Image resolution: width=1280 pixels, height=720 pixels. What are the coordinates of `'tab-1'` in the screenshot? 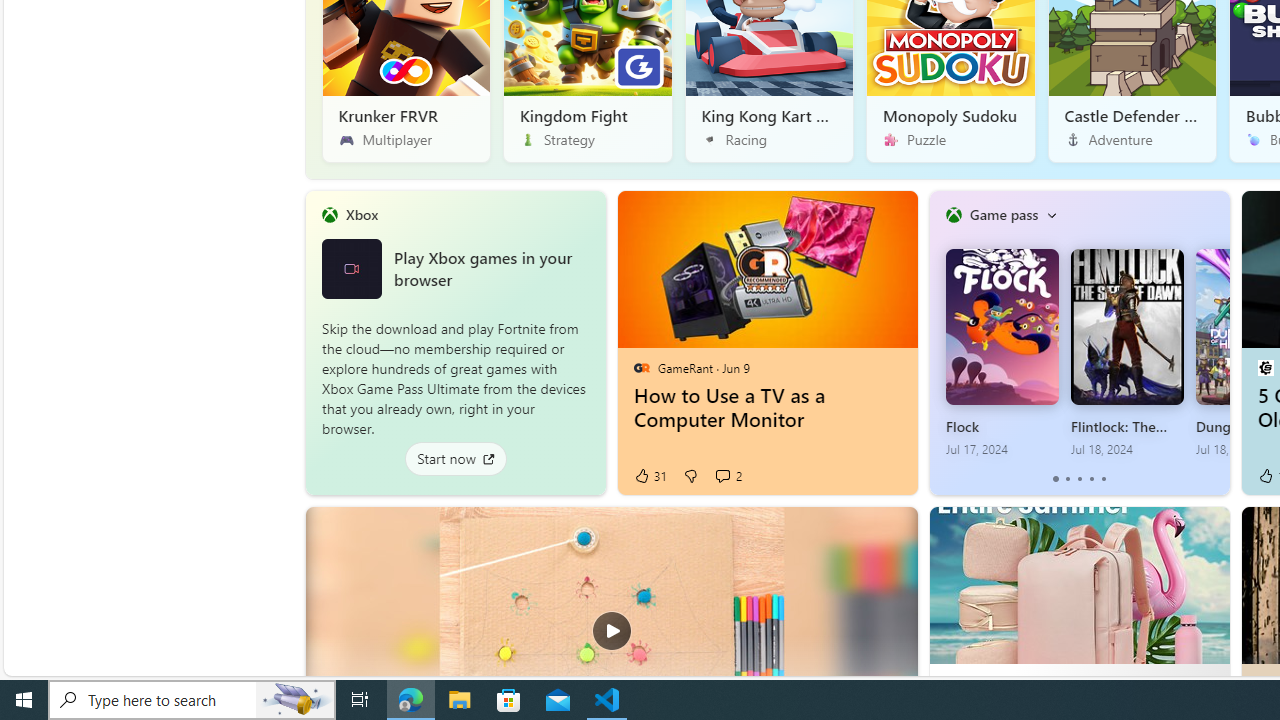 It's located at (1066, 479).